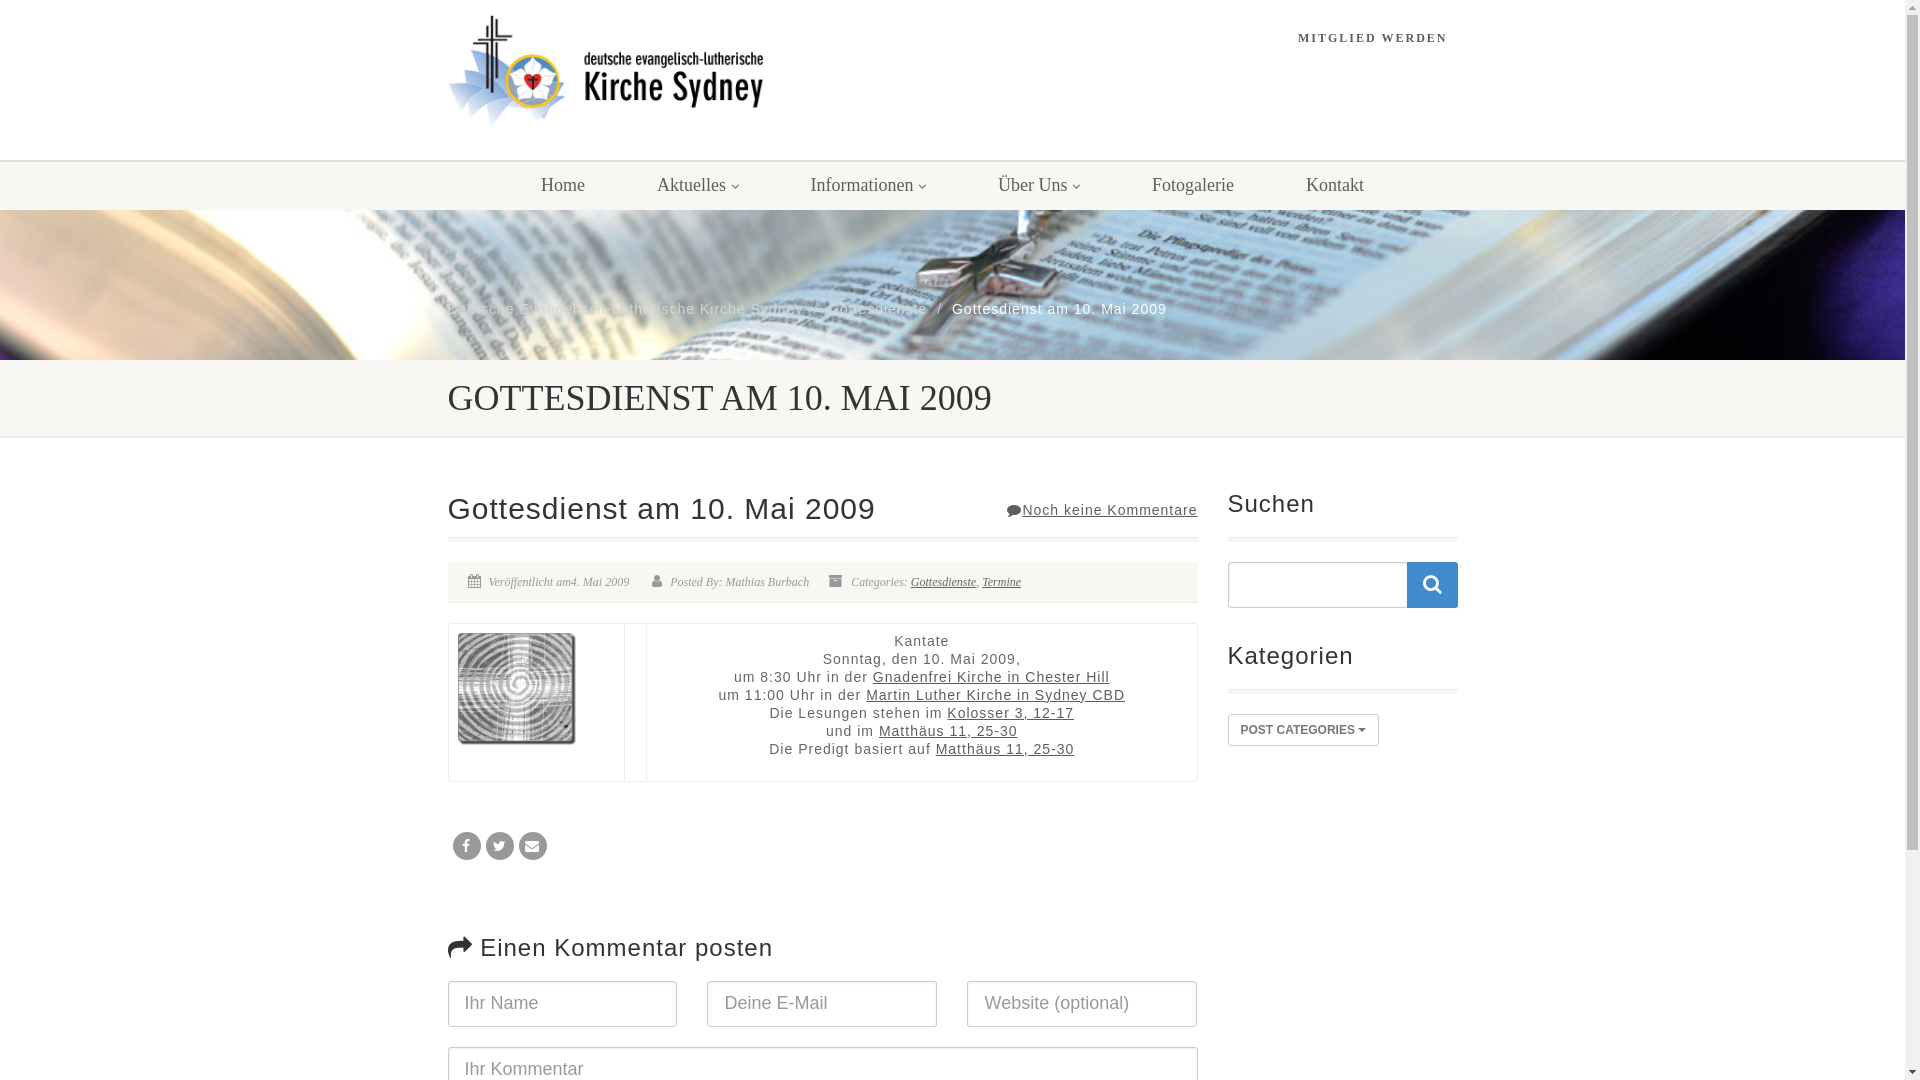  Describe the element at coordinates (1101, 508) in the screenshot. I see `'Noch keine Kommentare'` at that location.